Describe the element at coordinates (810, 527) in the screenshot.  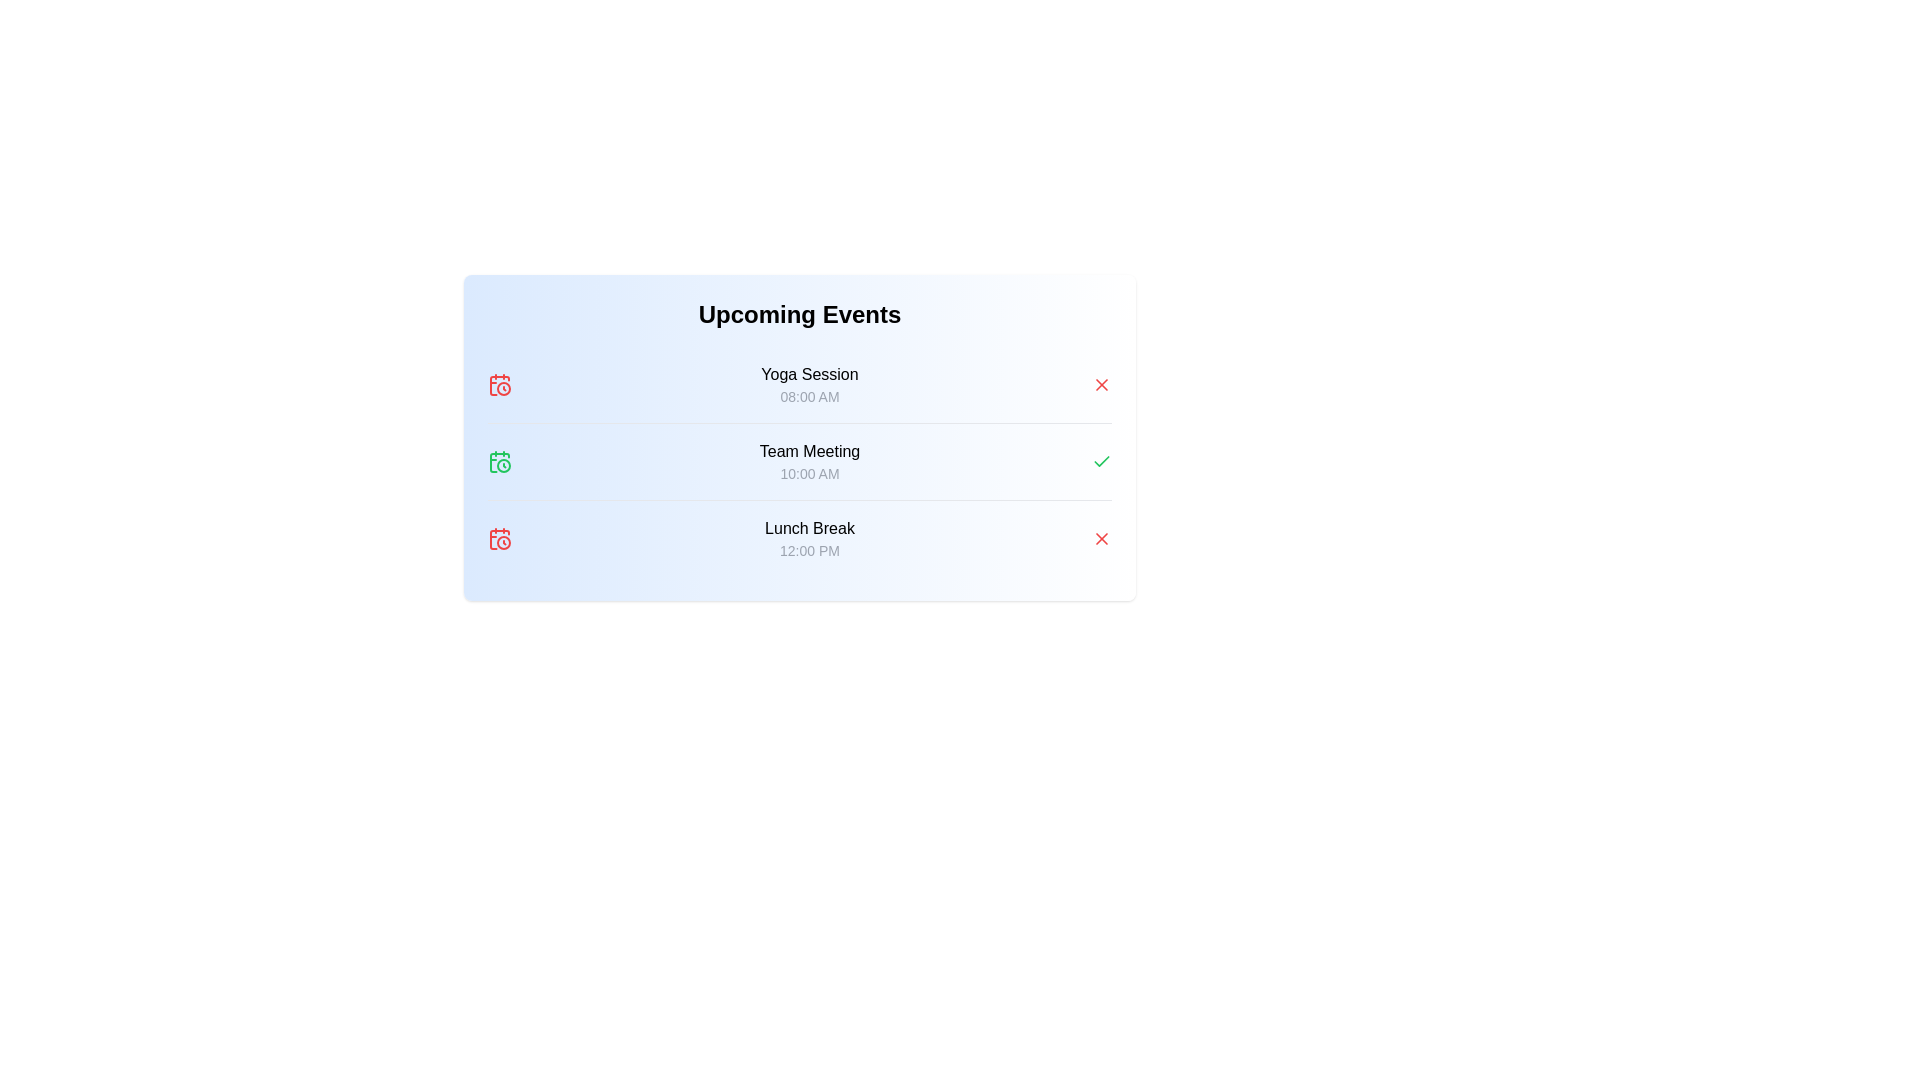
I see `the 'Lunch Break' text label in the third row of the 'Upcoming Events' list, which indicates the time slot '12:00 PM'` at that location.